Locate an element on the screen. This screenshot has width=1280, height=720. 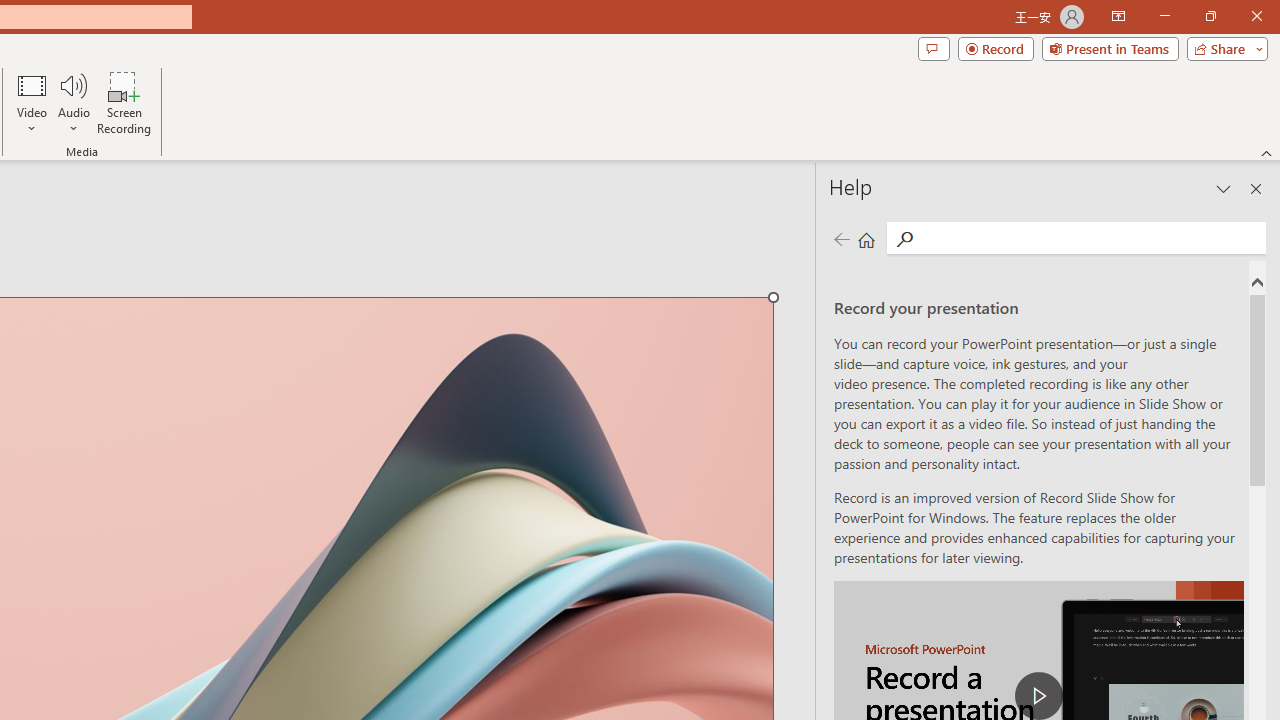
'Previous page' is located at coordinates (841, 238).